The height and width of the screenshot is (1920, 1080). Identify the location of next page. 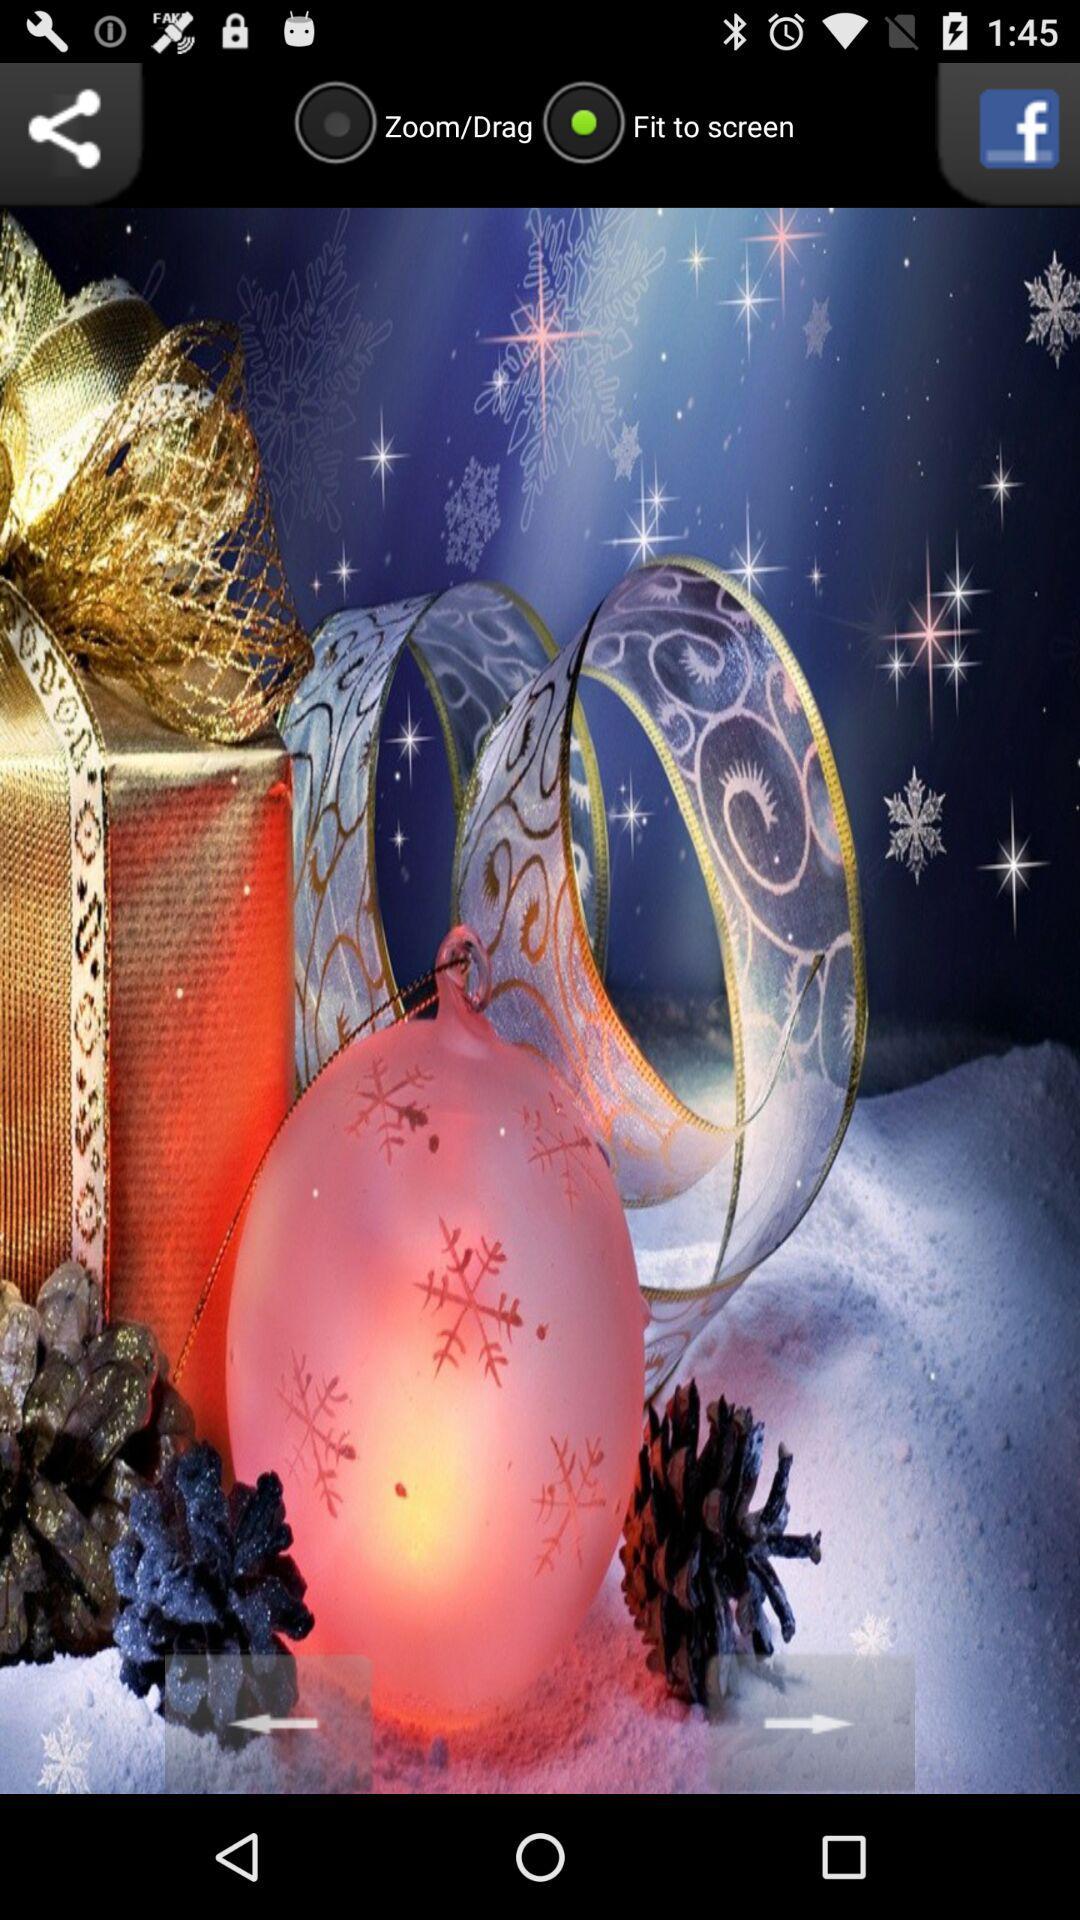
(810, 1720).